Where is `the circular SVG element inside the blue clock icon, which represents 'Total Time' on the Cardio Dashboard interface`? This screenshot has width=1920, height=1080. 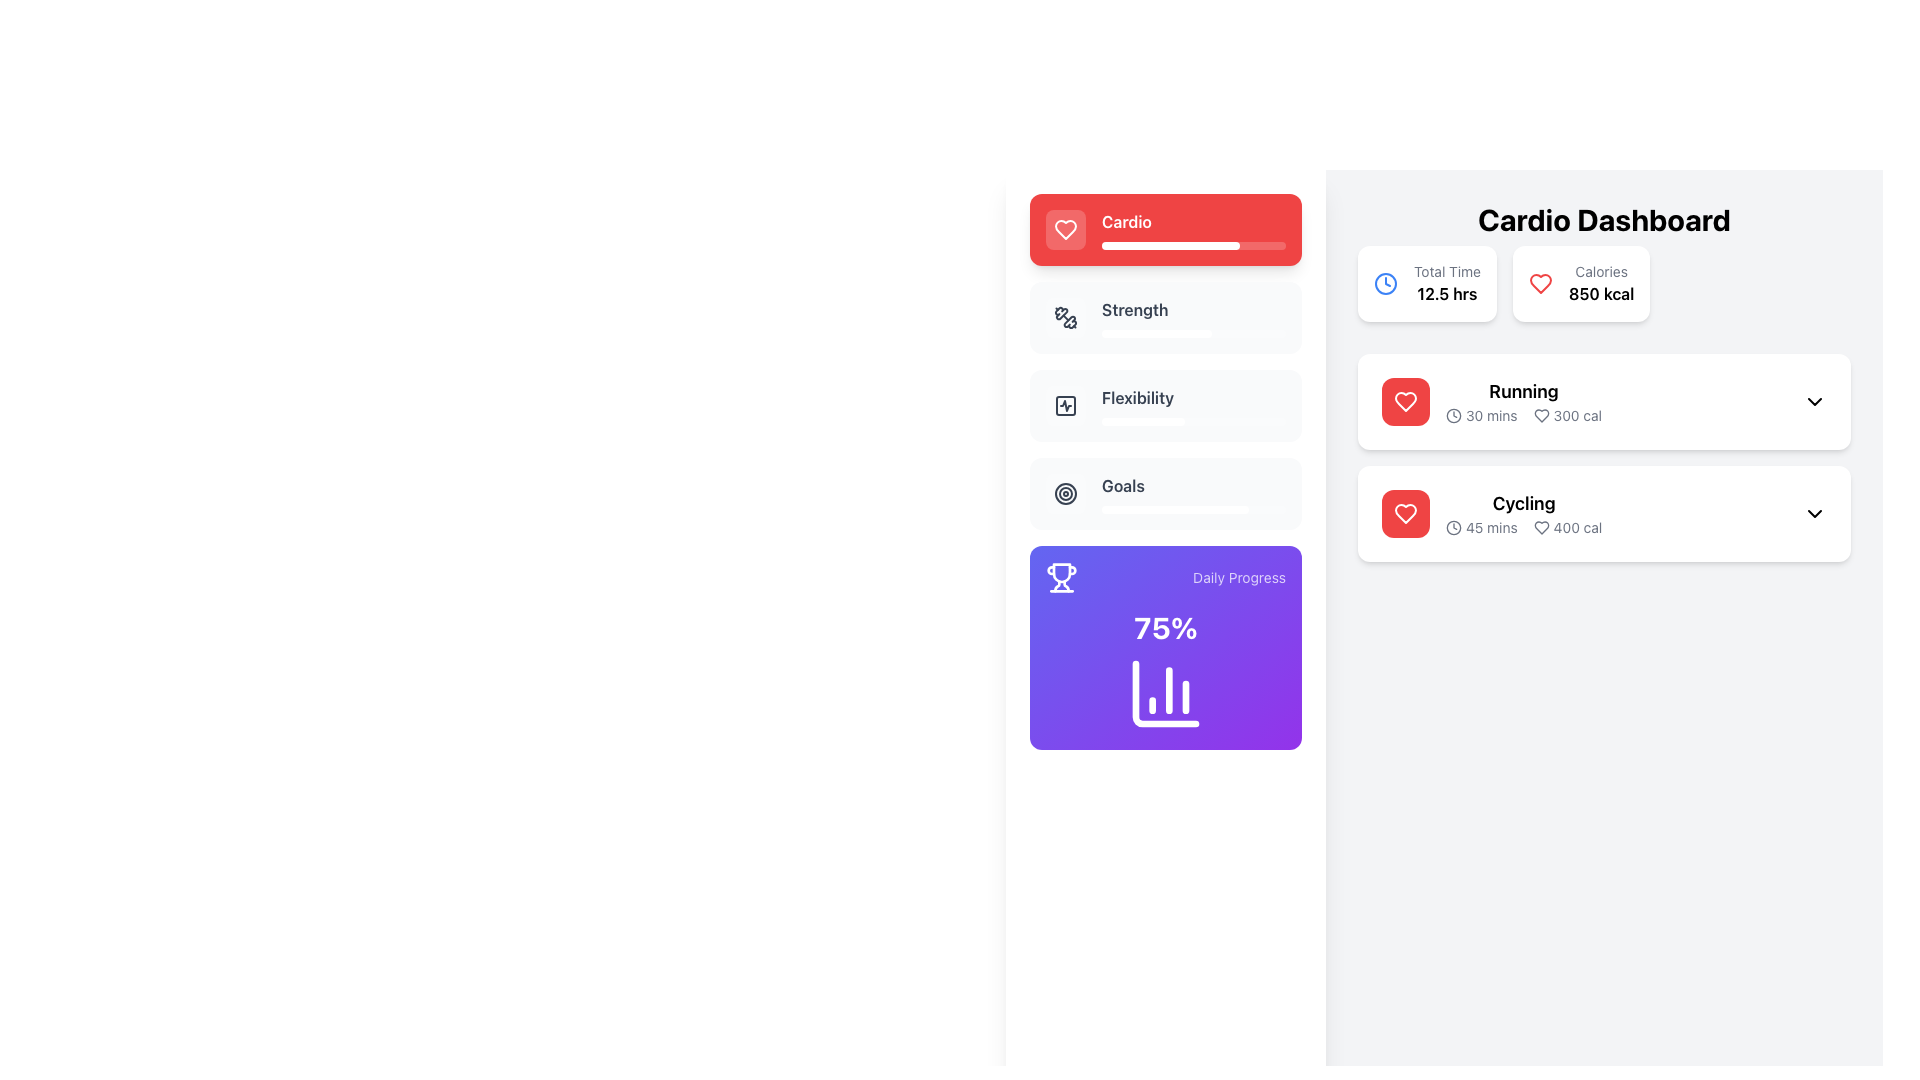 the circular SVG element inside the blue clock icon, which represents 'Total Time' on the Cardio Dashboard interface is located at coordinates (1385, 284).